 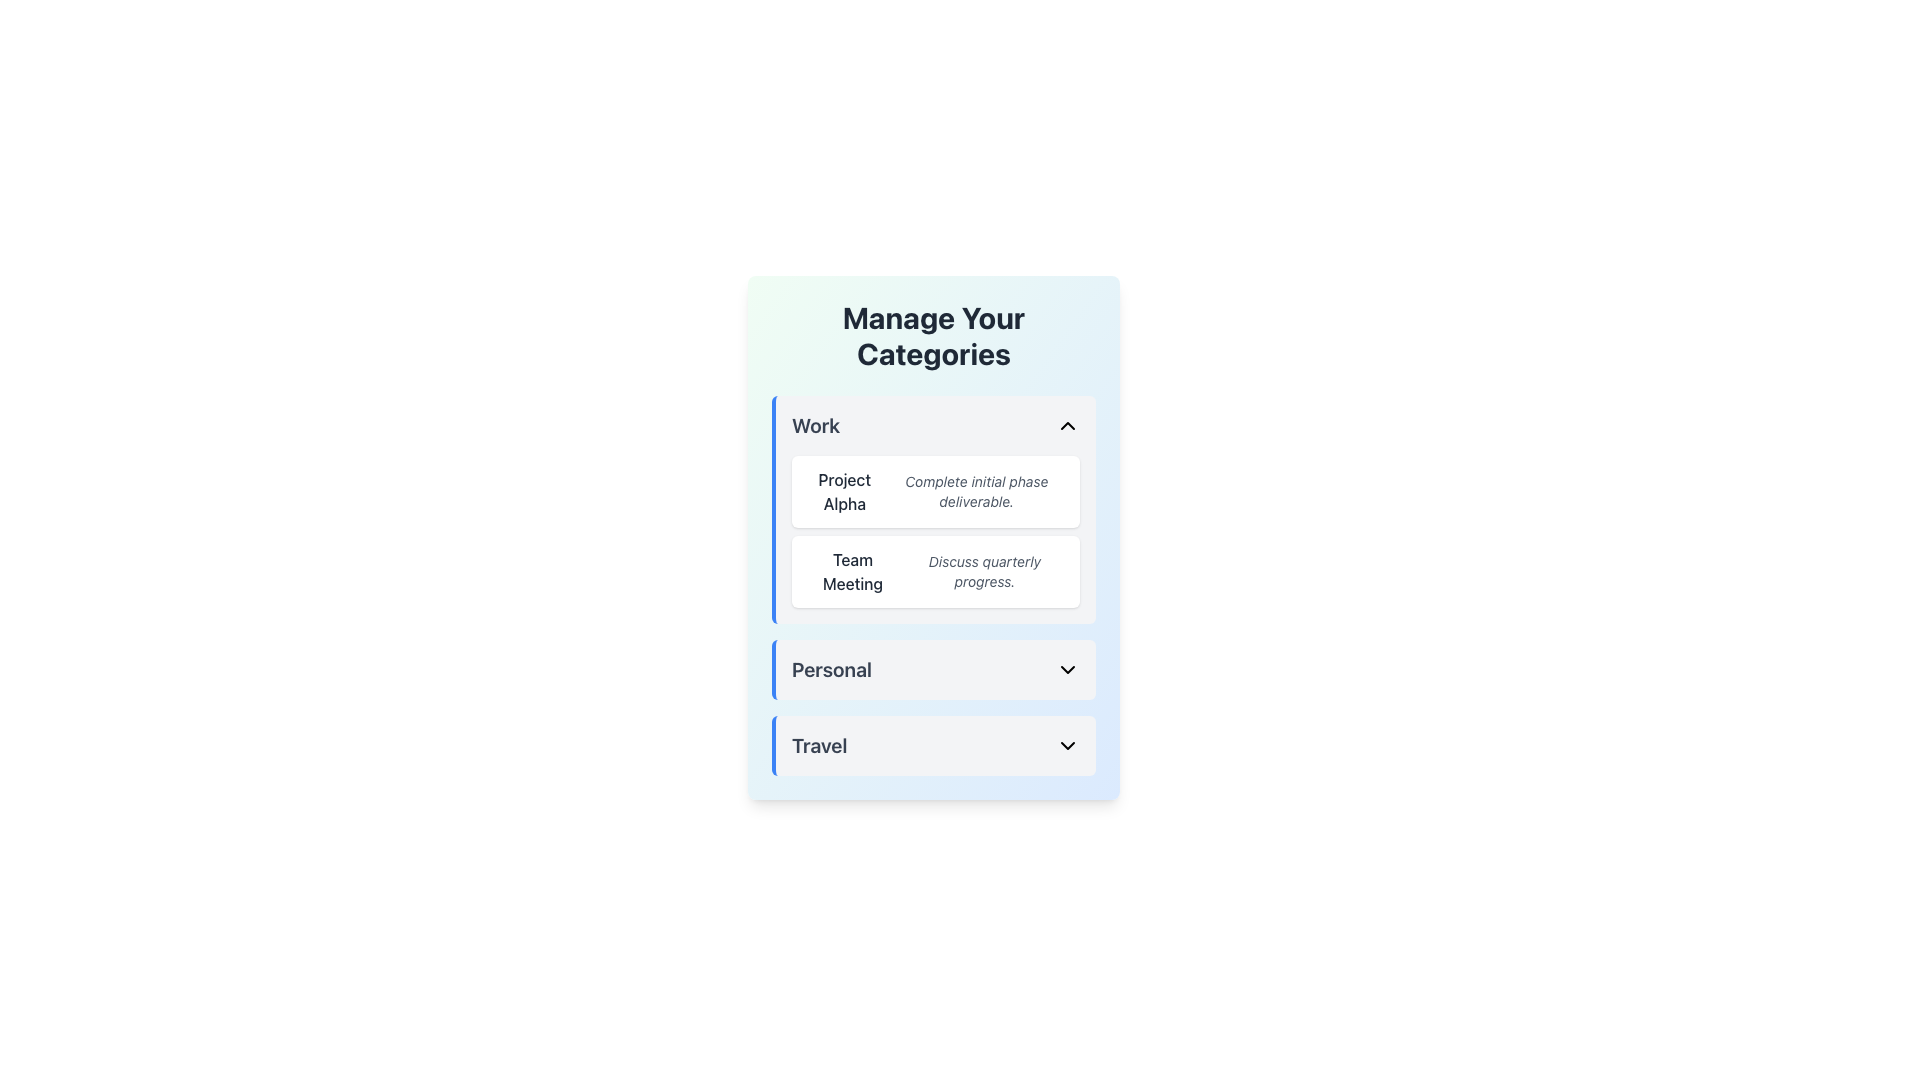 I want to click on the 'Personal' text label, which is prominently styled in bold and larger size, located under the 'Manage Your Categories' section, positioned between 'Work' and 'Travel' sections, so click(x=831, y=670).